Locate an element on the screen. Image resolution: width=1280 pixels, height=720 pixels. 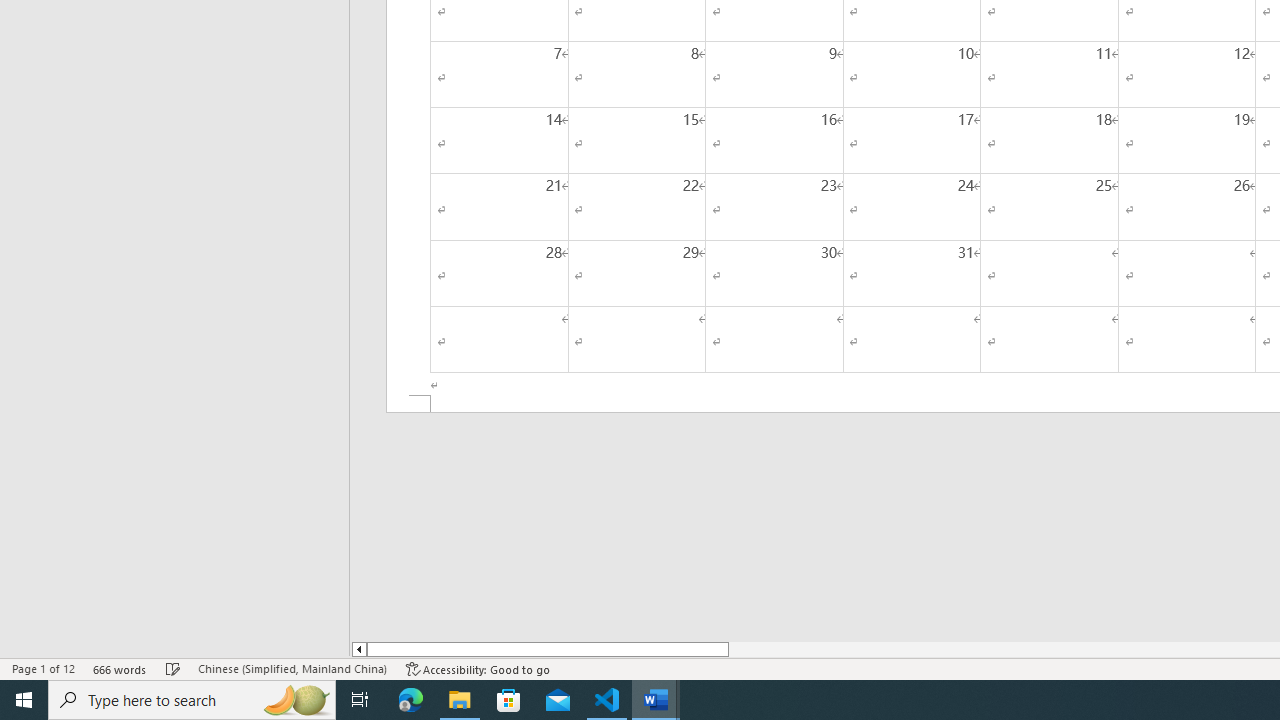
'Word Count 666 words' is located at coordinates (119, 669).